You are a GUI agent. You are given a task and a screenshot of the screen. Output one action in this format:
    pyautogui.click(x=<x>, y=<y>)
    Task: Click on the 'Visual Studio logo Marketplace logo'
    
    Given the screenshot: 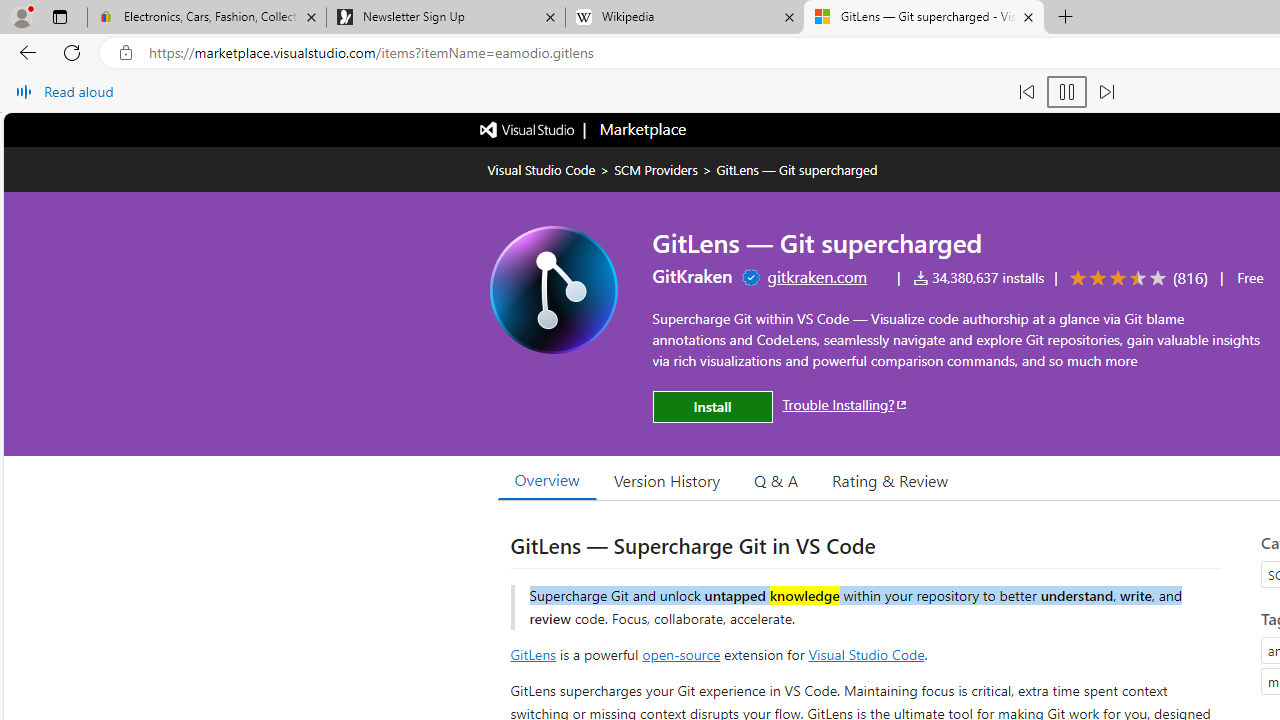 What is the action you would take?
    pyautogui.click(x=581, y=129)
    